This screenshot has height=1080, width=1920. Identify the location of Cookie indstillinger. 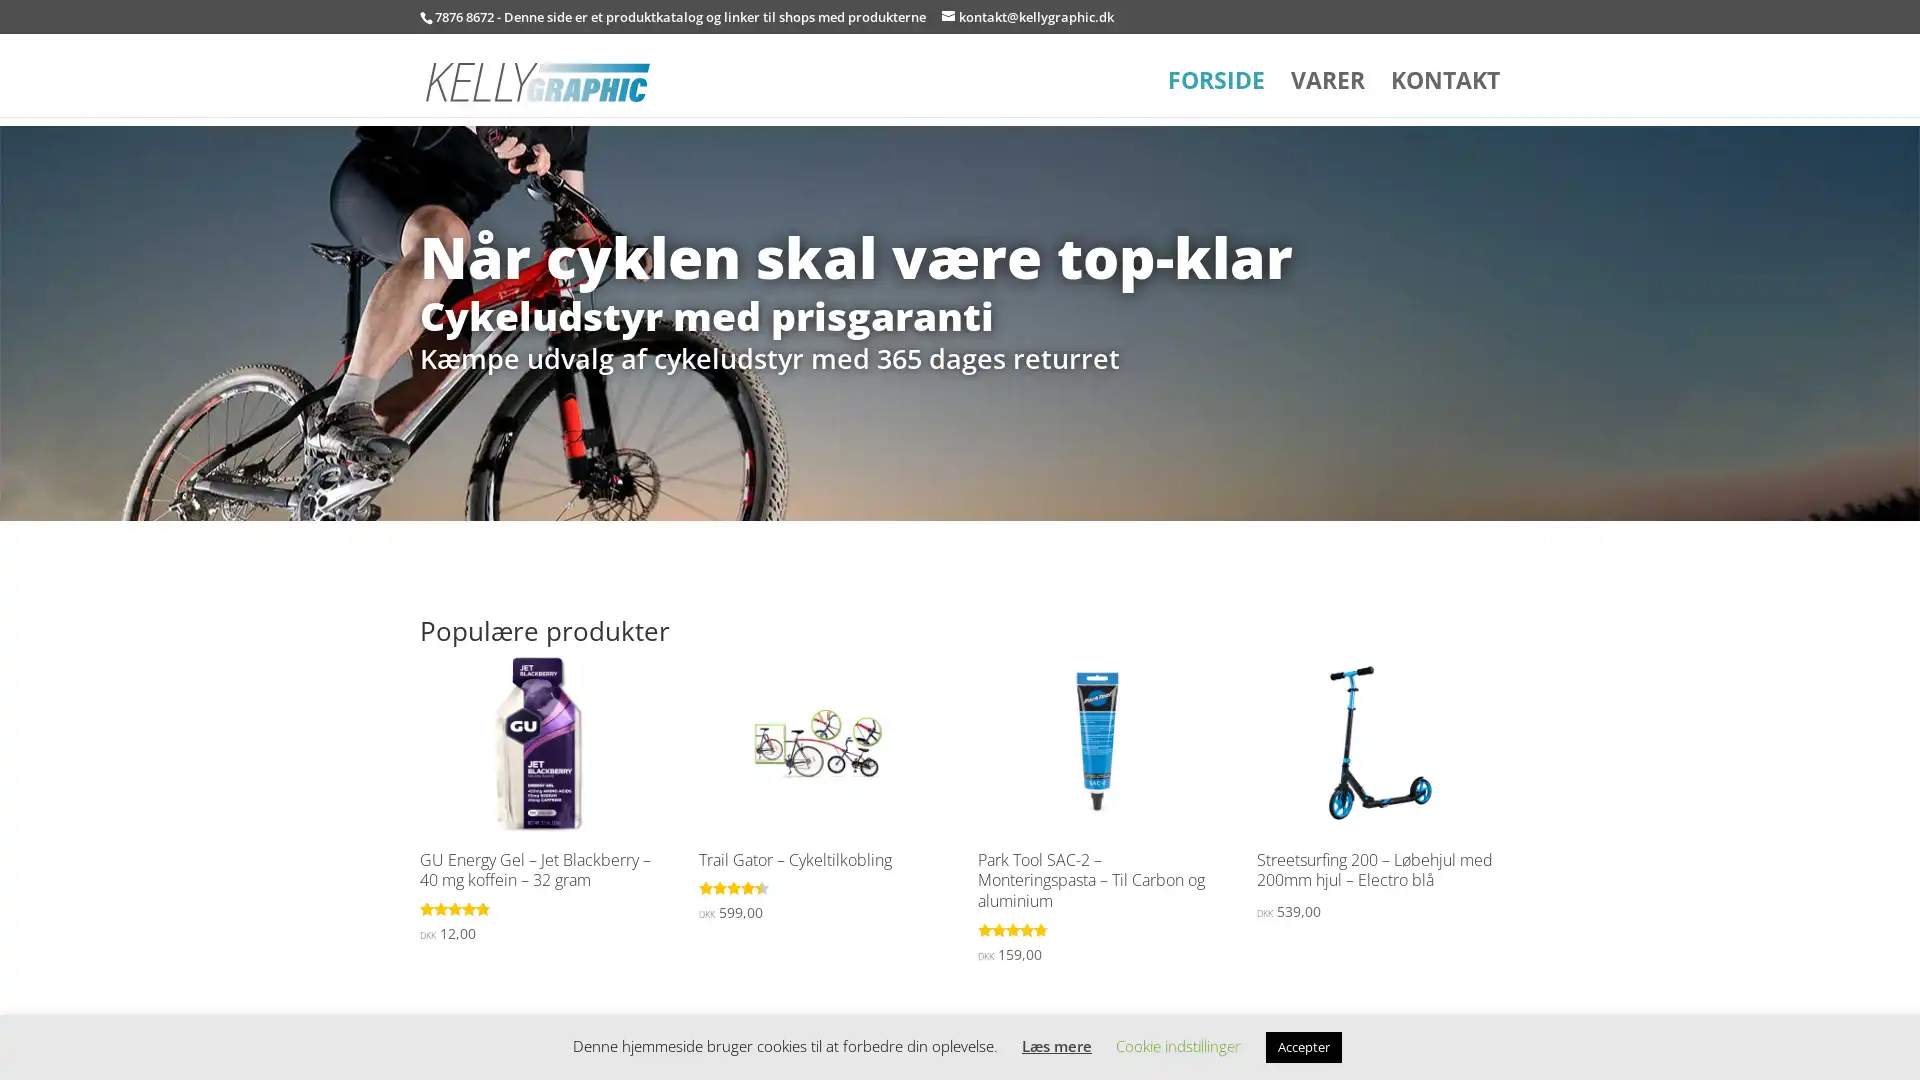
(1178, 1044).